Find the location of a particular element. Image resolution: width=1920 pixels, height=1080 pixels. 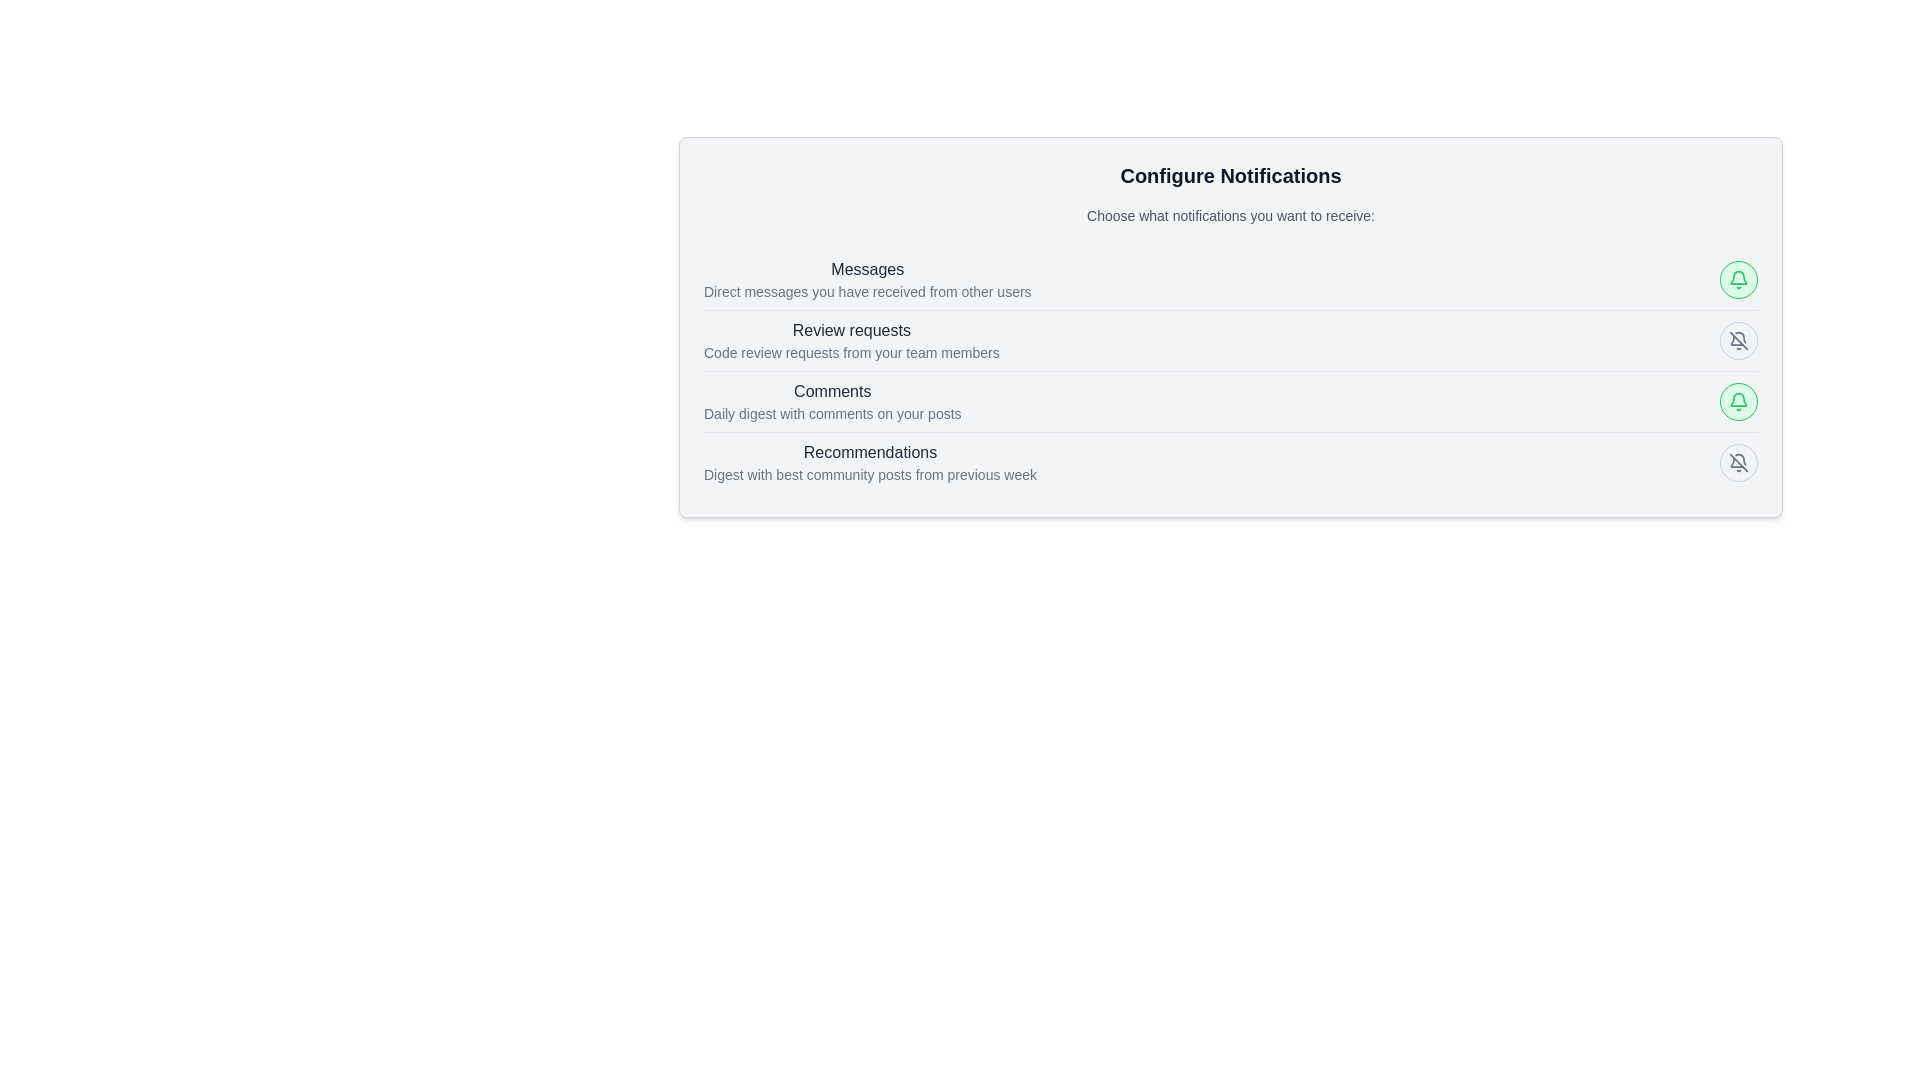

the notification status icon, which is a grayscale bell with a diagonal line crossing it, located in the top-right corner of the 'Recommendations' row in the notification settings panel is located at coordinates (1737, 339).